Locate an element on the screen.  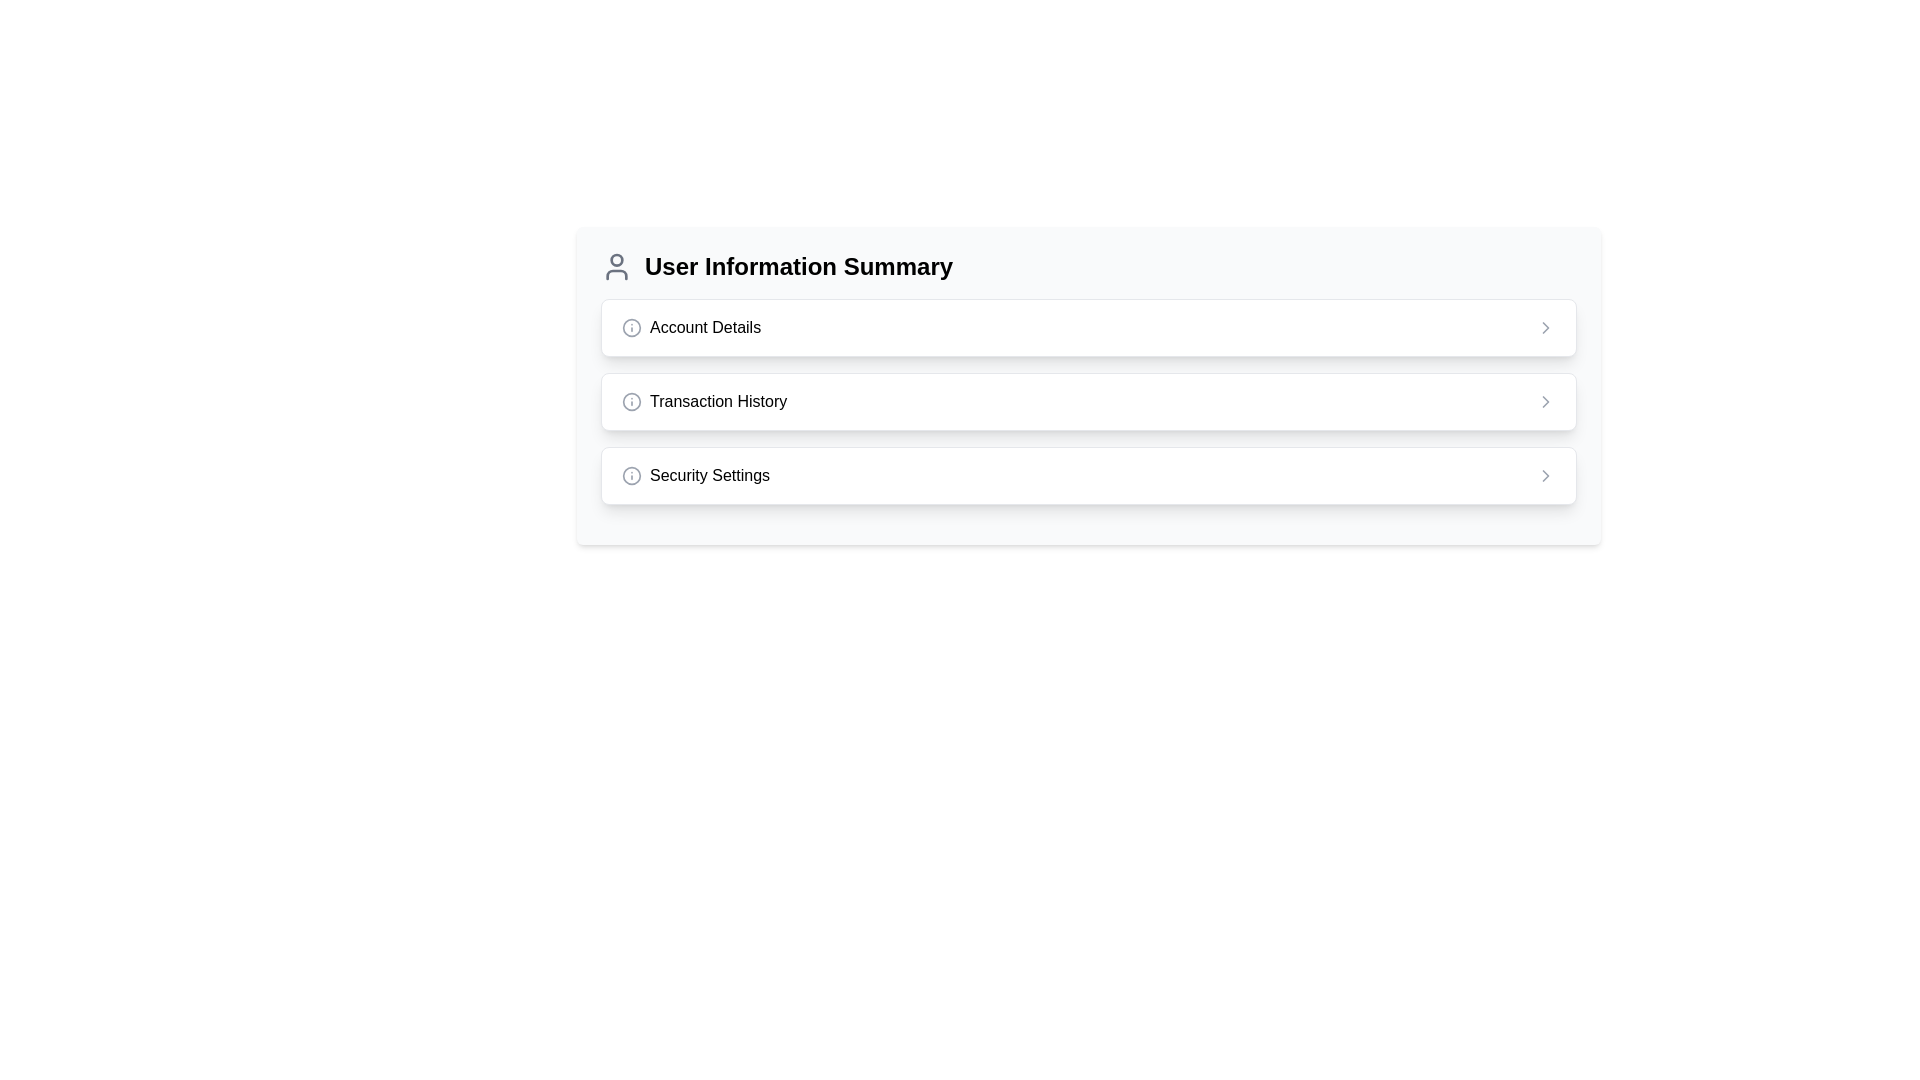
the right-pointing chevron icon located at the end of the 'Transaction History' section is located at coordinates (1544, 401).